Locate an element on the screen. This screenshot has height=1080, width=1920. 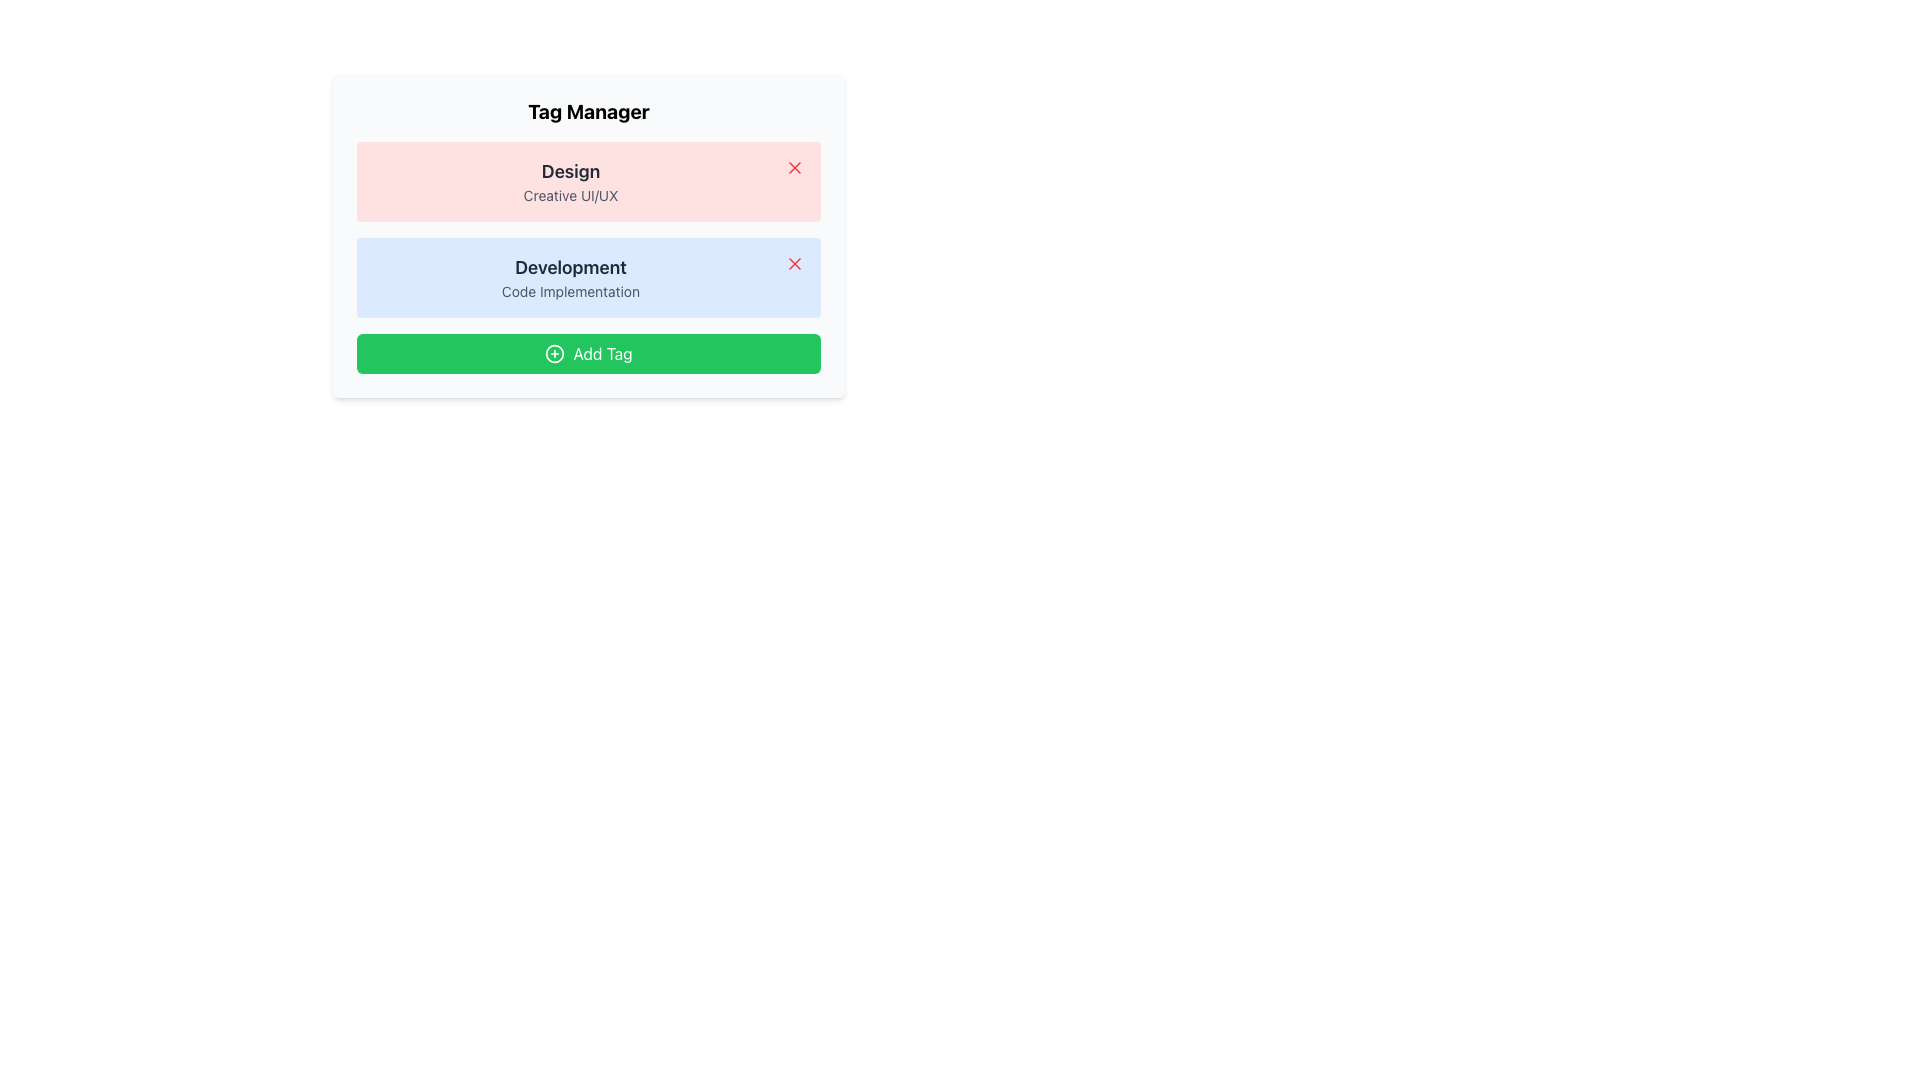
the SVG circle element that is the outer circle component of the plus sign icon located at the center of the green 'Add Tag' button is located at coordinates (555, 353).